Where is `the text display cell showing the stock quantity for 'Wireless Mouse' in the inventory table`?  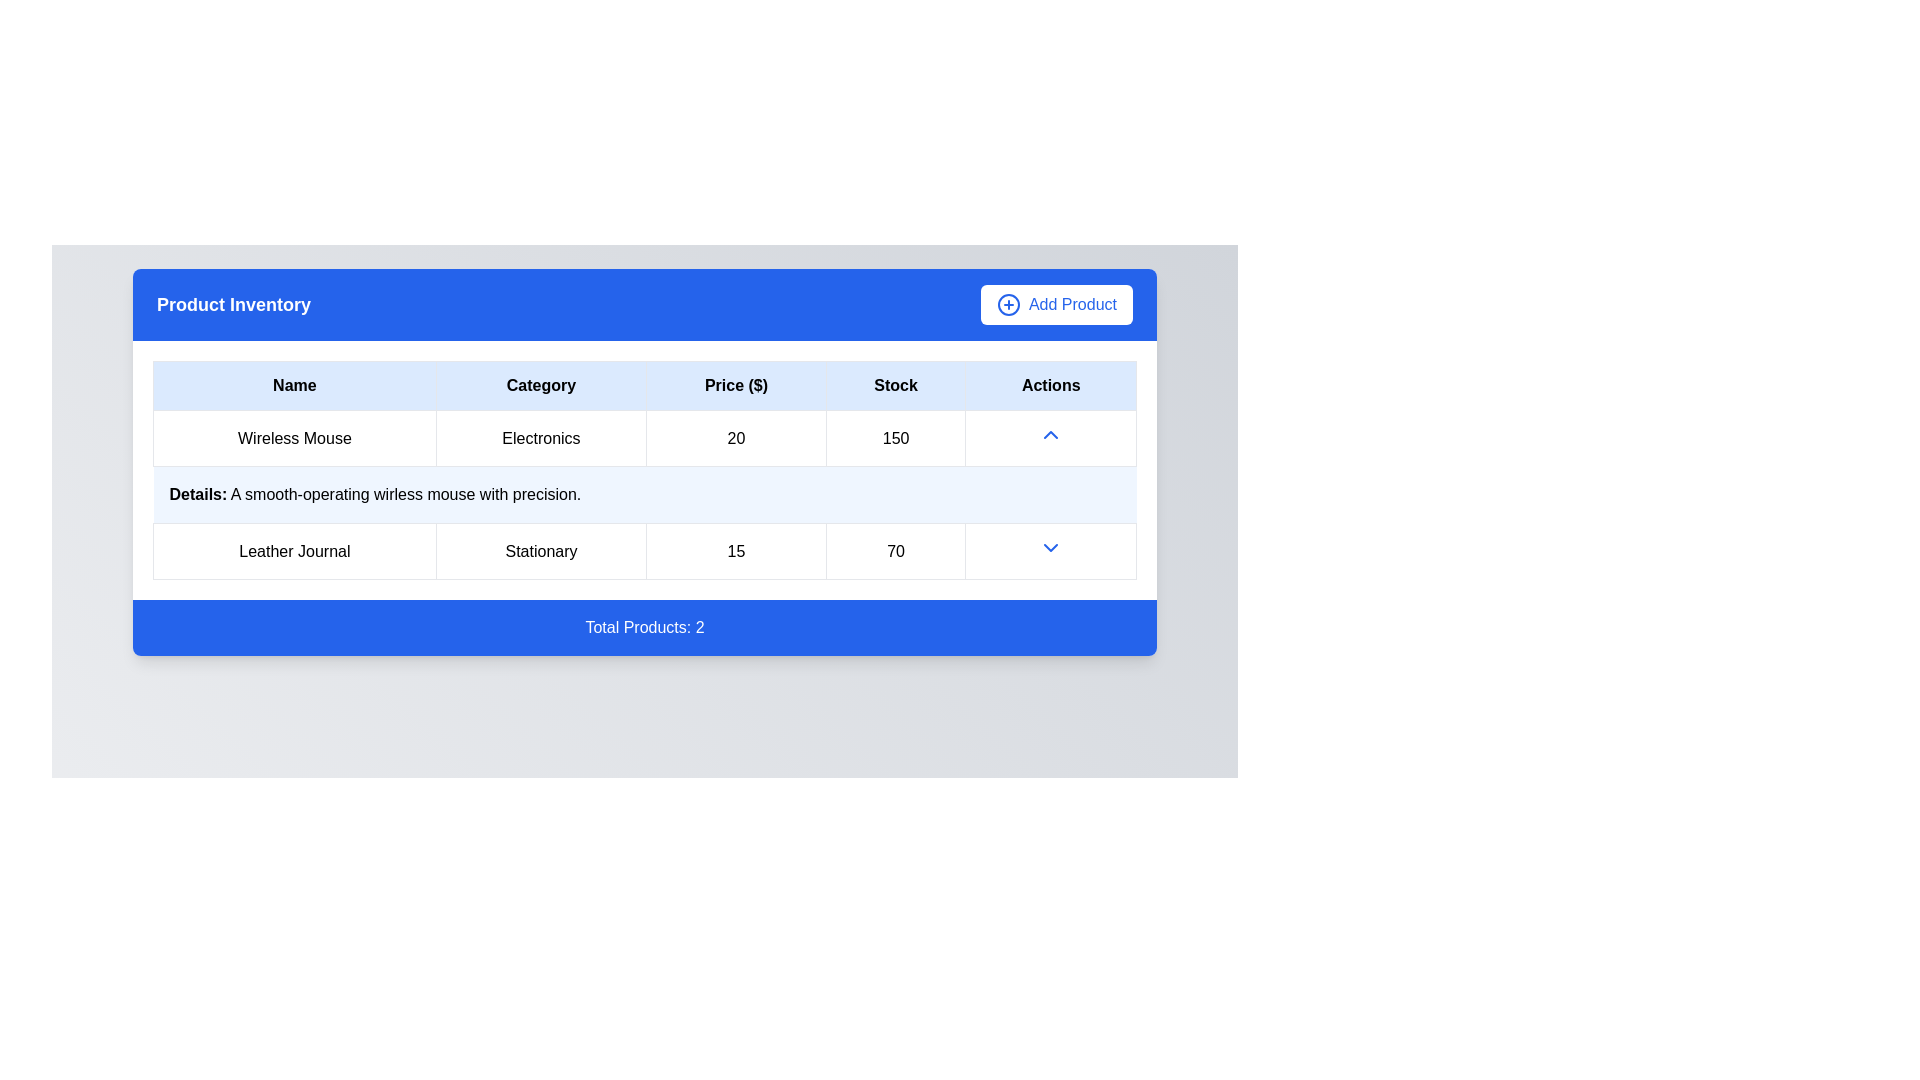
the text display cell showing the stock quantity for 'Wireless Mouse' in the inventory table is located at coordinates (895, 437).